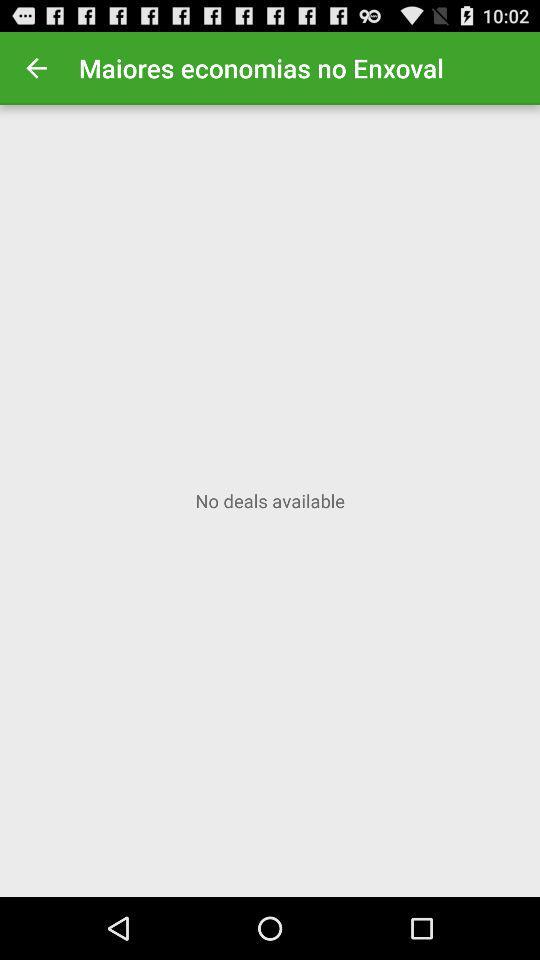  What do you see at coordinates (36, 68) in the screenshot?
I see `item above the no deals available item` at bounding box center [36, 68].